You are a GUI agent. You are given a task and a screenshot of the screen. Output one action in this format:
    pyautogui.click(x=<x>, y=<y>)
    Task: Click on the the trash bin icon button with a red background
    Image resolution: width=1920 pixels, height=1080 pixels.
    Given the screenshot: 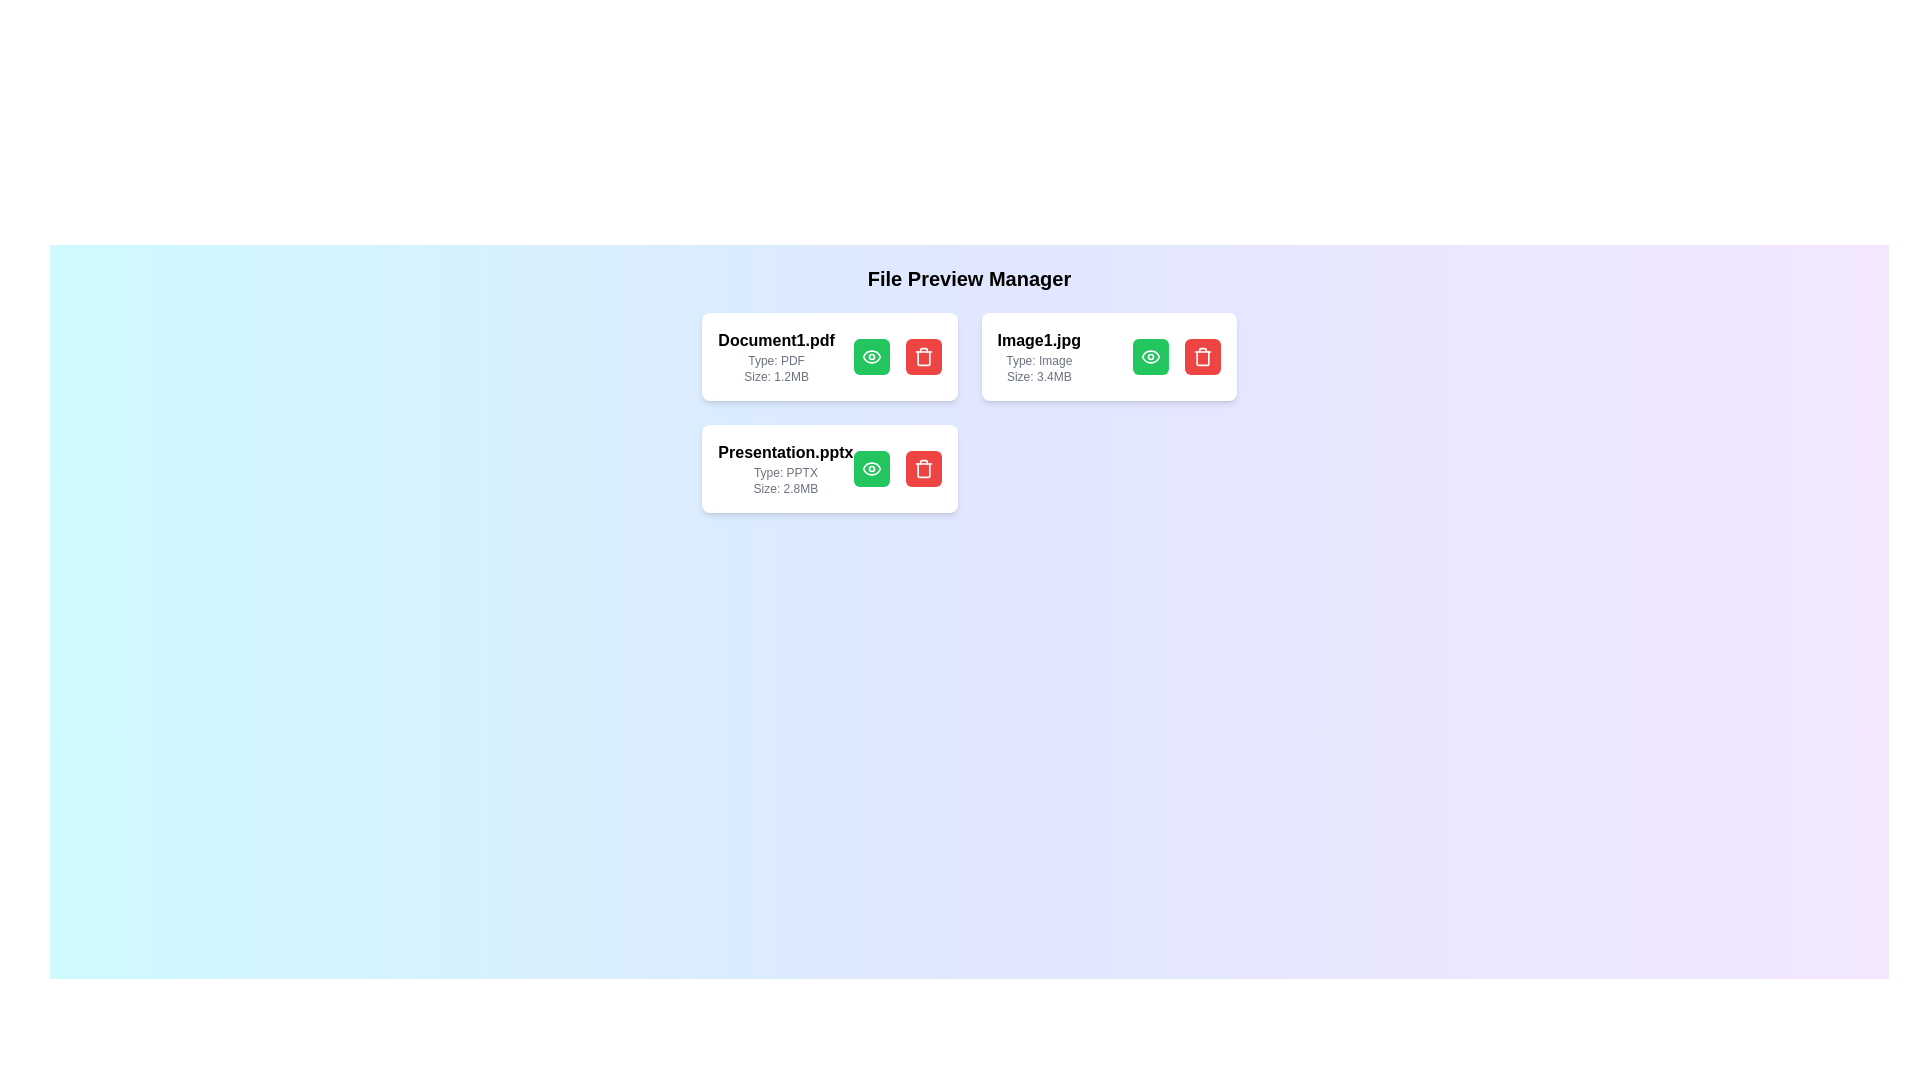 What is the action you would take?
    pyautogui.click(x=1201, y=356)
    